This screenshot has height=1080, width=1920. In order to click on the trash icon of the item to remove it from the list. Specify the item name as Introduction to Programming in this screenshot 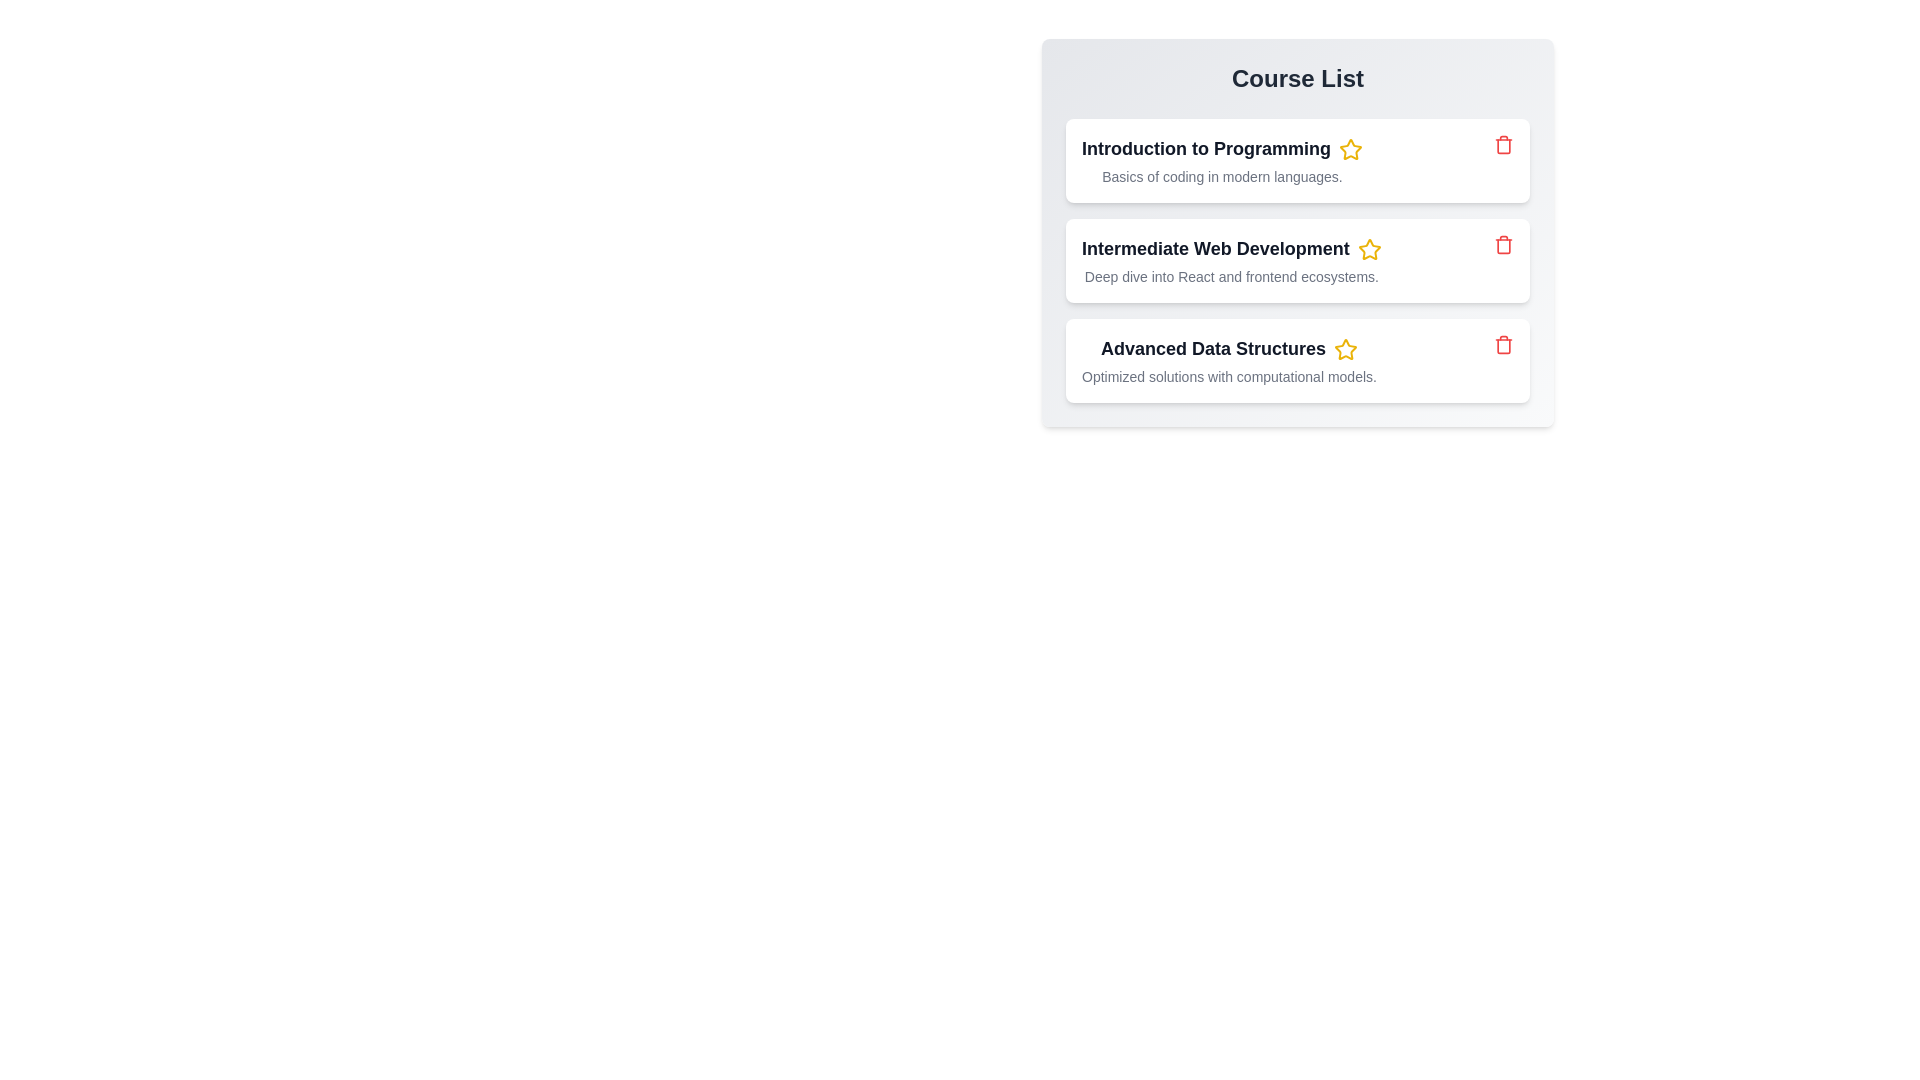, I will do `click(1503, 144)`.